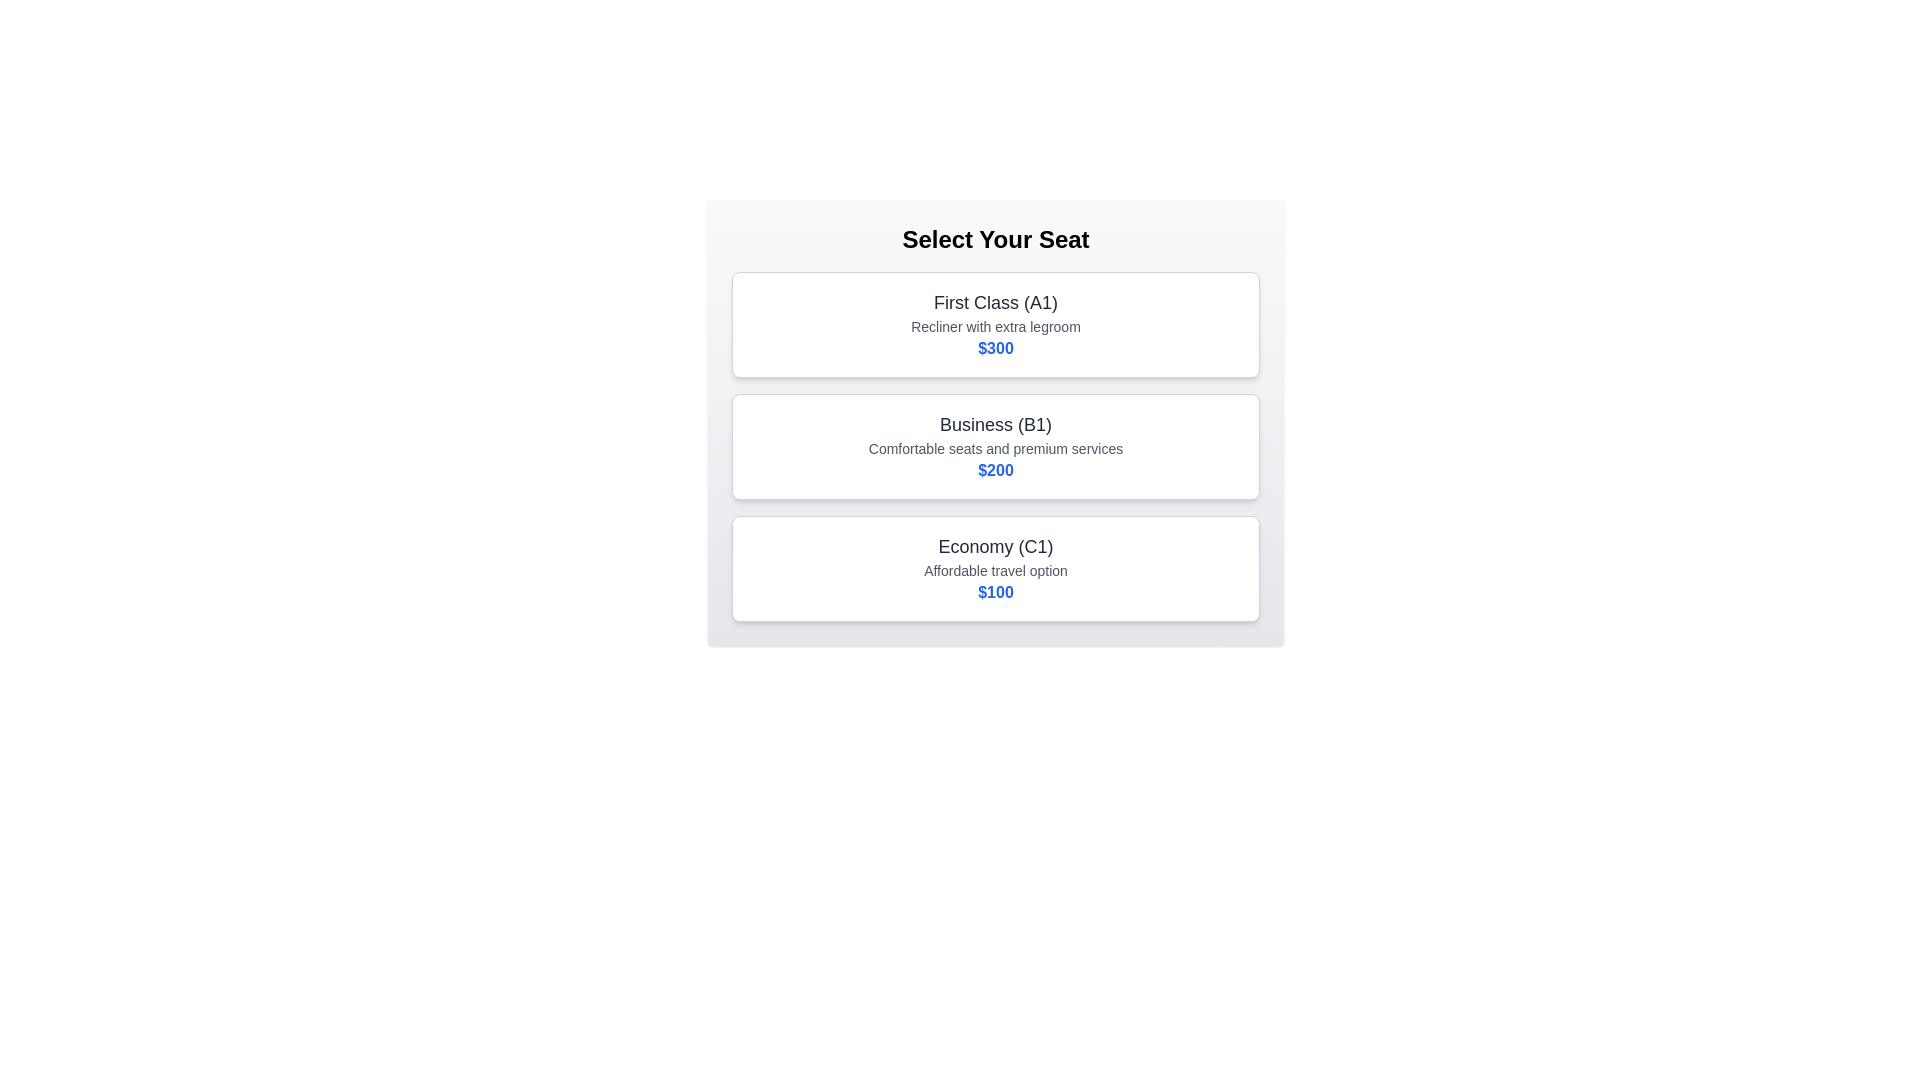 Image resolution: width=1920 pixels, height=1080 pixels. I want to click on the first selectable option for purchasing a 'First Class (A1)' seat, which is a recliner with extra legroom priced at $300, so click(996, 323).